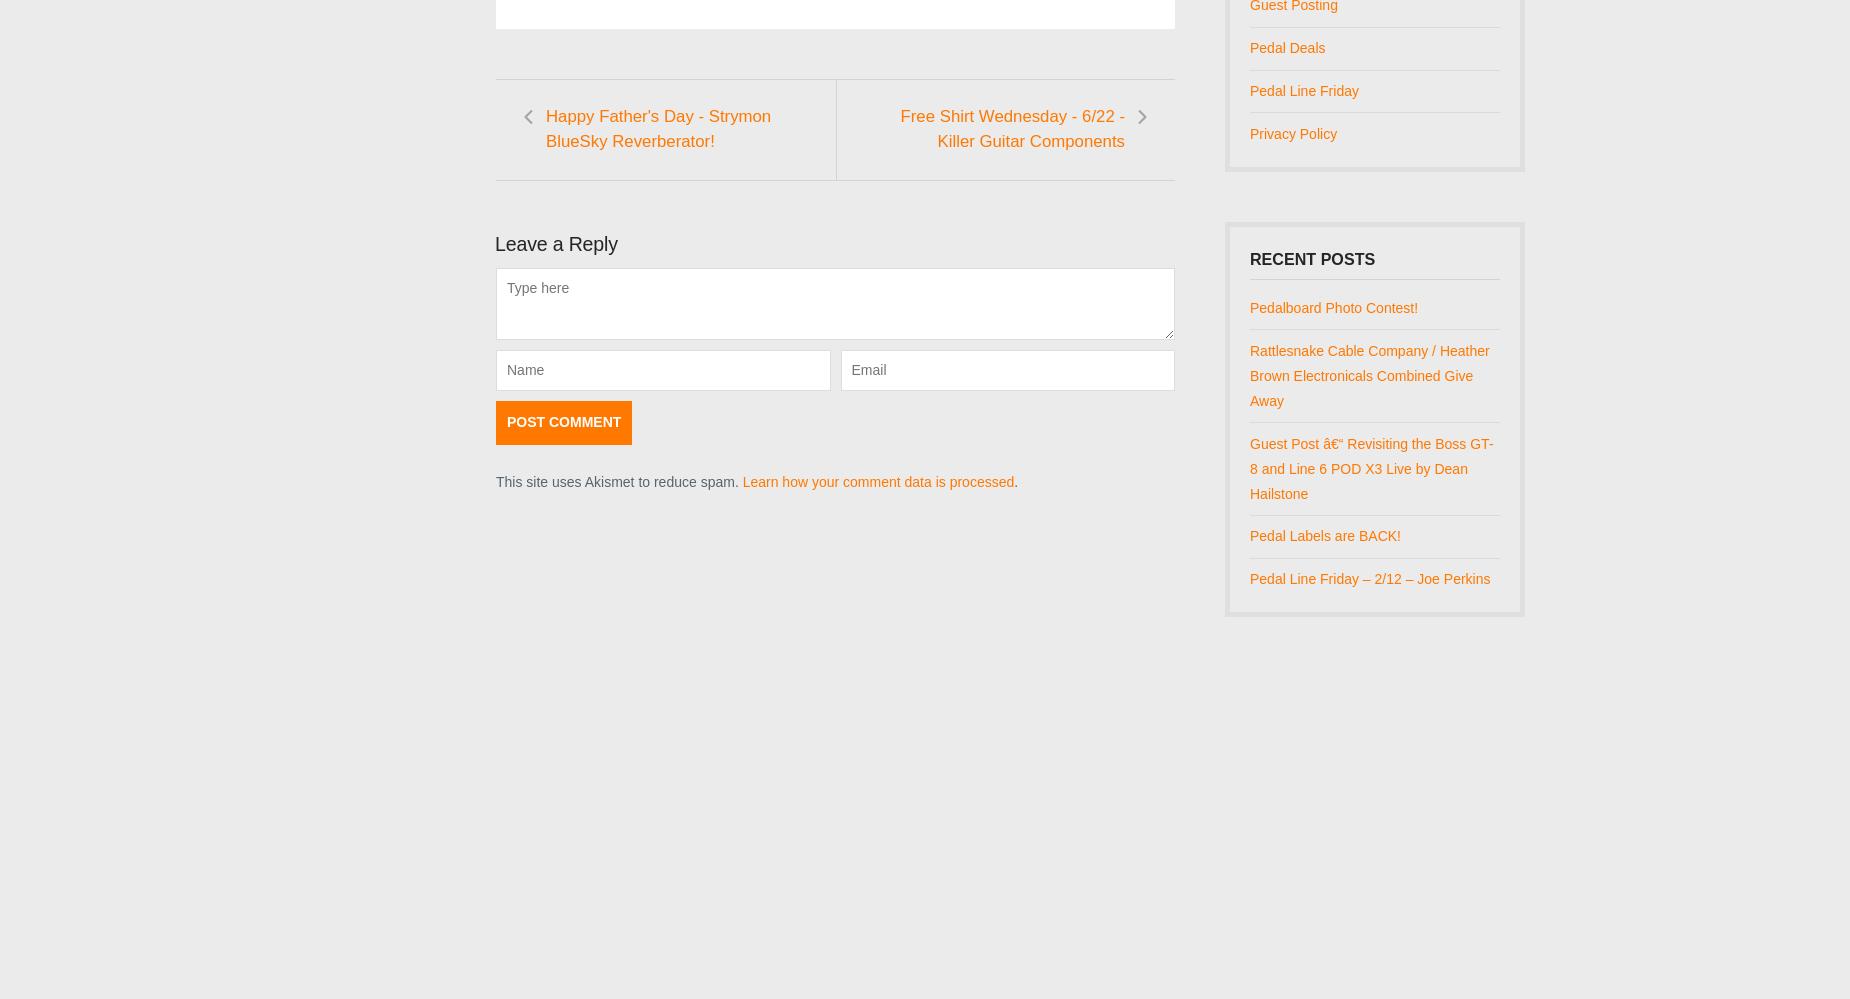  Describe the element at coordinates (1286, 47) in the screenshot. I see `'Pedal Deals'` at that location.